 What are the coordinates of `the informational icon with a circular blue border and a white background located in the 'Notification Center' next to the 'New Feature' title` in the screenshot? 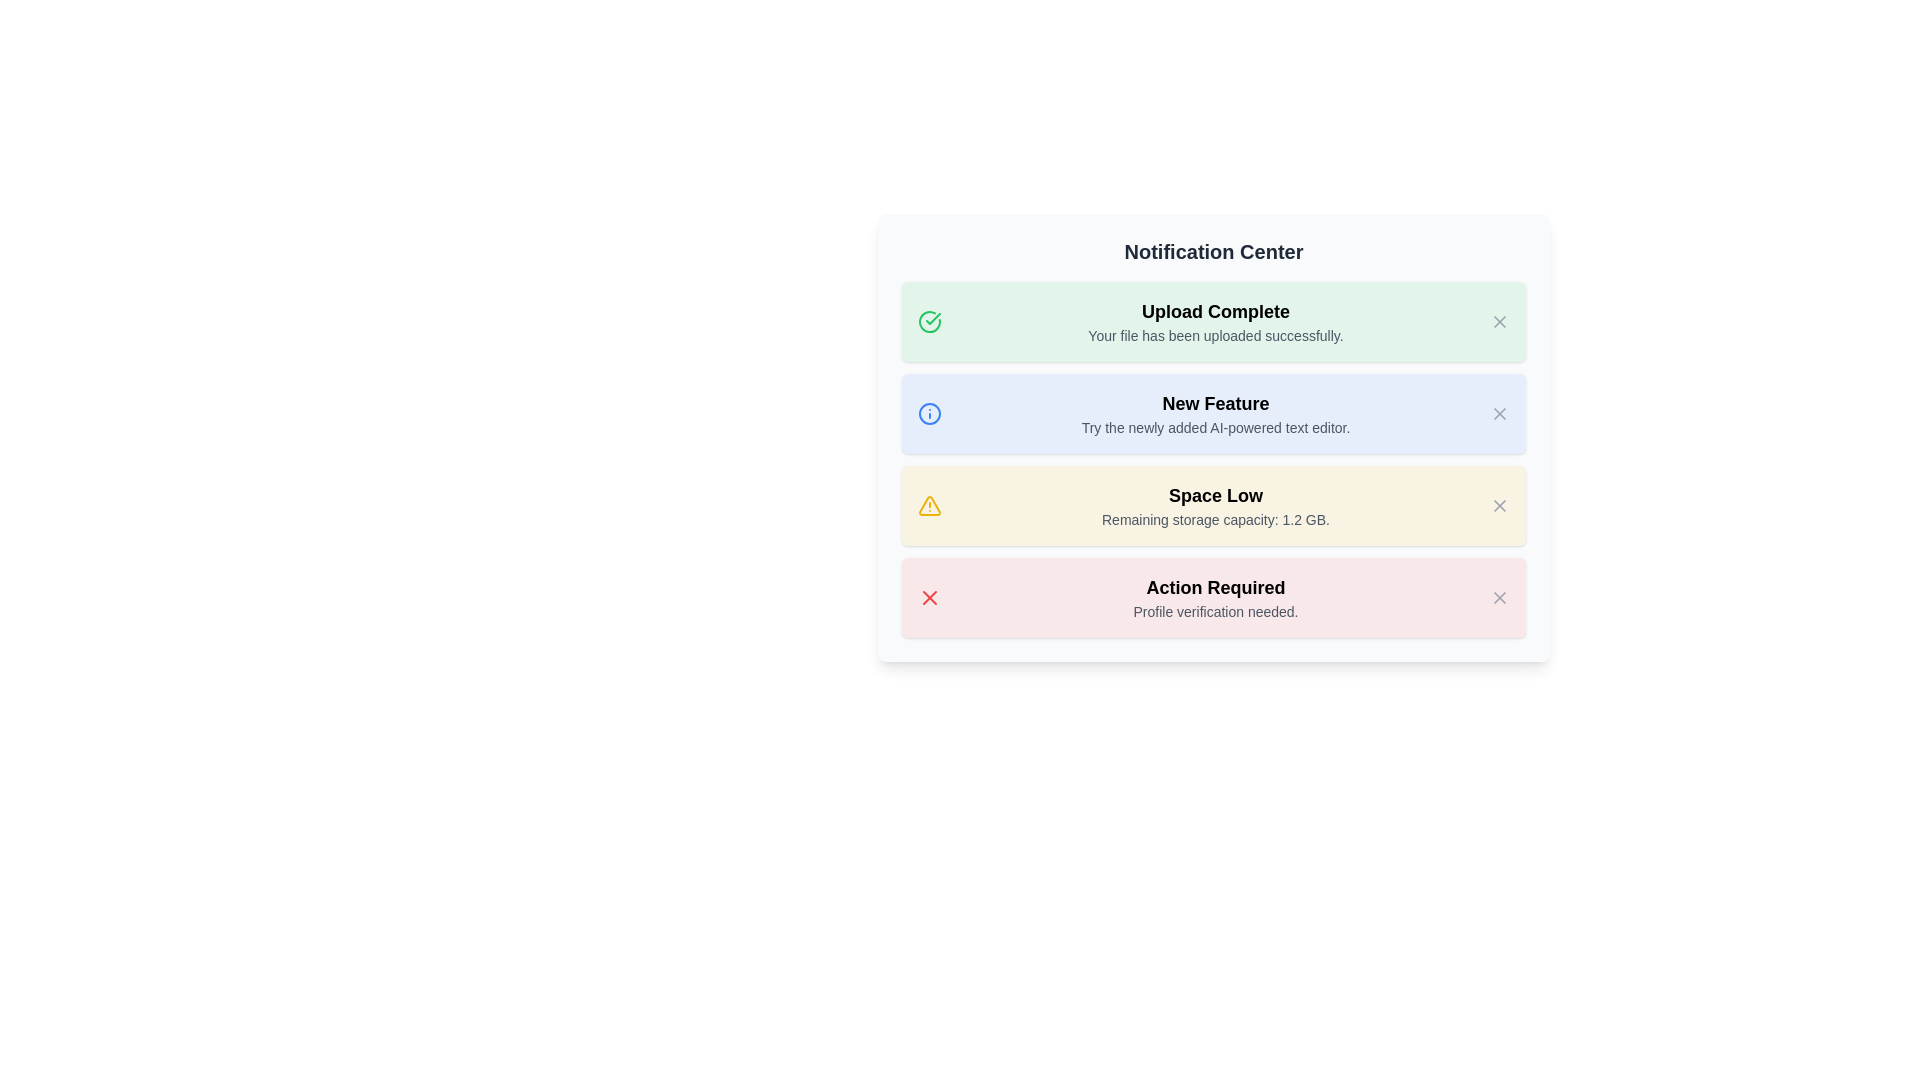 It's located at (929, 412).